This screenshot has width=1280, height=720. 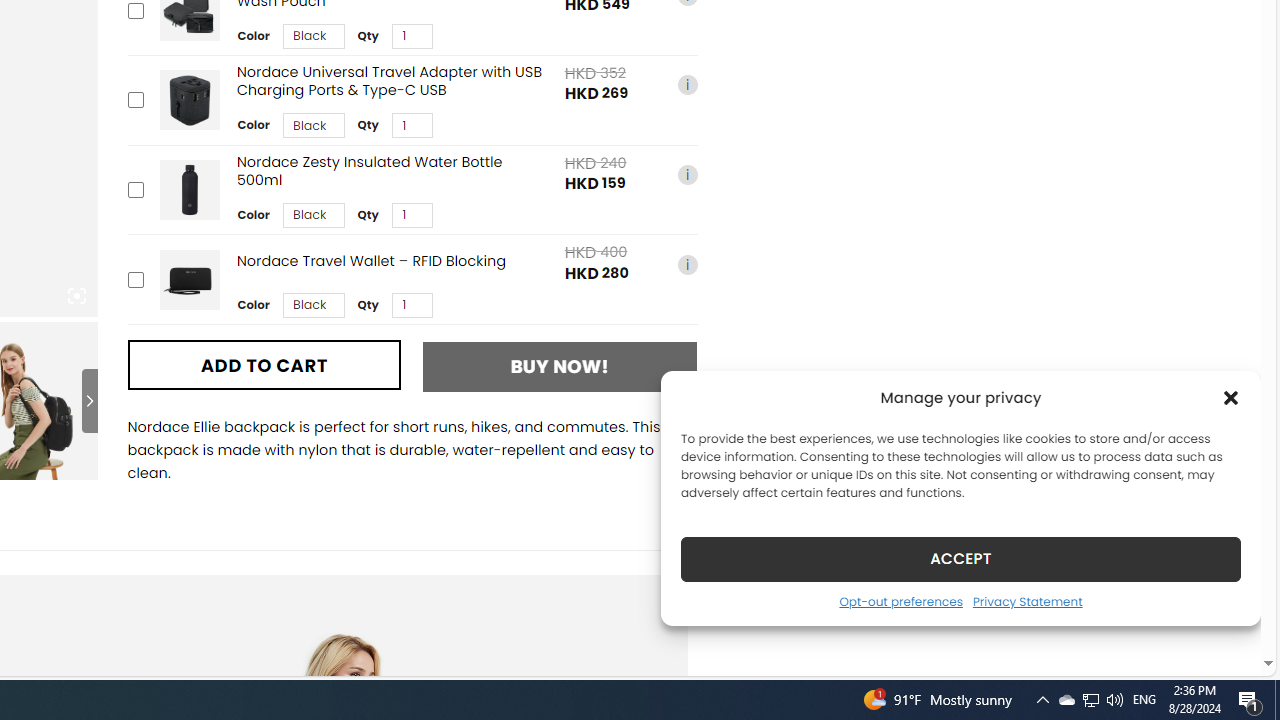 What do you see at coordinates (899, 600) in the screenshot?
I see `'Opt-out preferences'` at bounding box center [899, 600].